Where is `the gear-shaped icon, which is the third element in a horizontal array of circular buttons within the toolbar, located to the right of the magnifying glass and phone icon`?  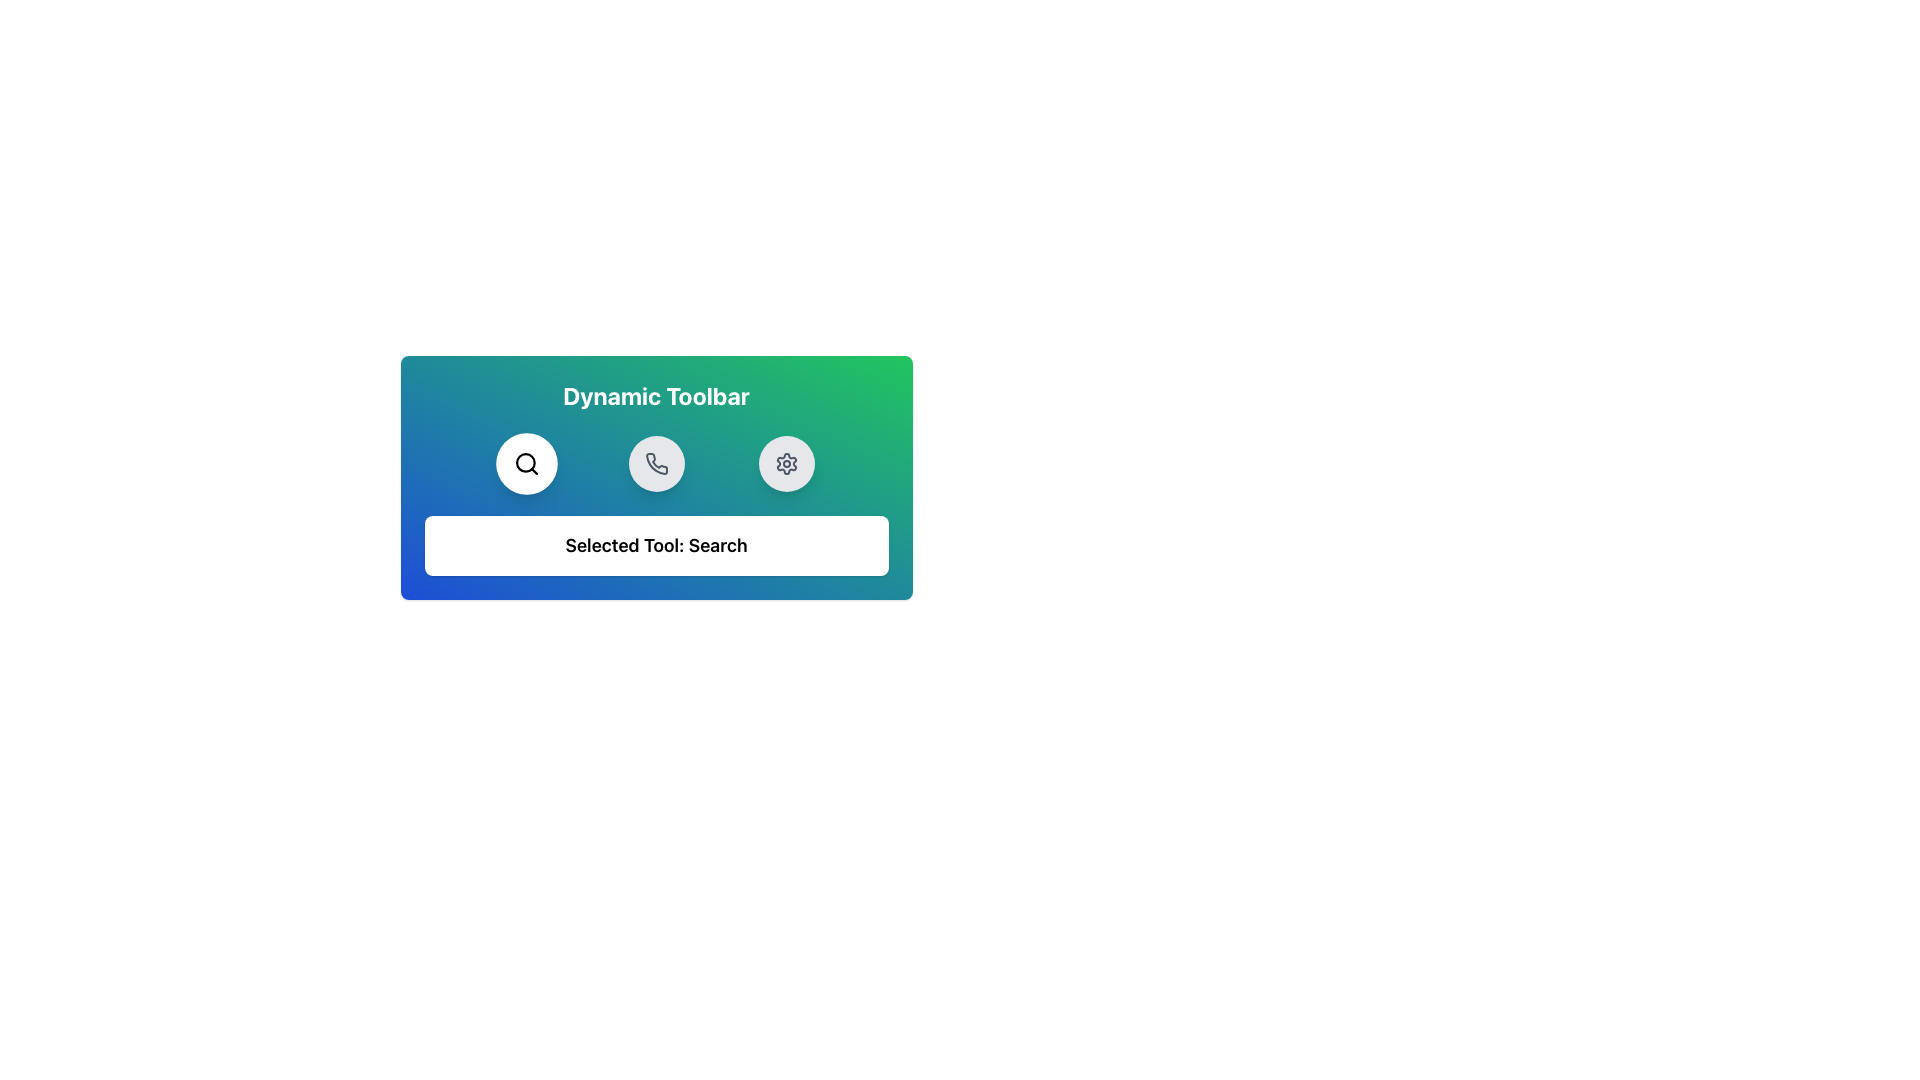
the gear-shaped icon, which is the third element in a horizontal array of circular buttons within the toolbar, located to the right of the magnifying glass and phone icon is located at coordinates (785, 463).